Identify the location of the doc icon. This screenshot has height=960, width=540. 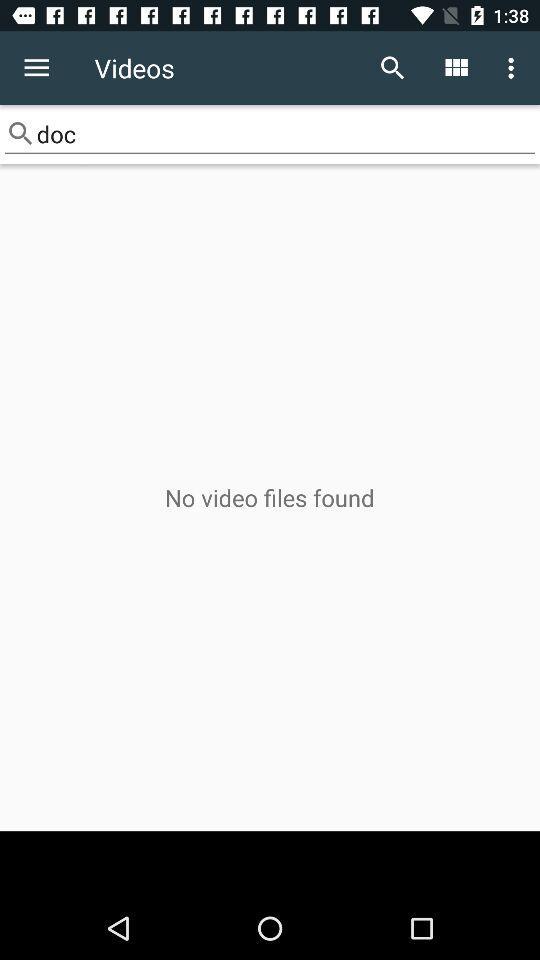
(270, 133).